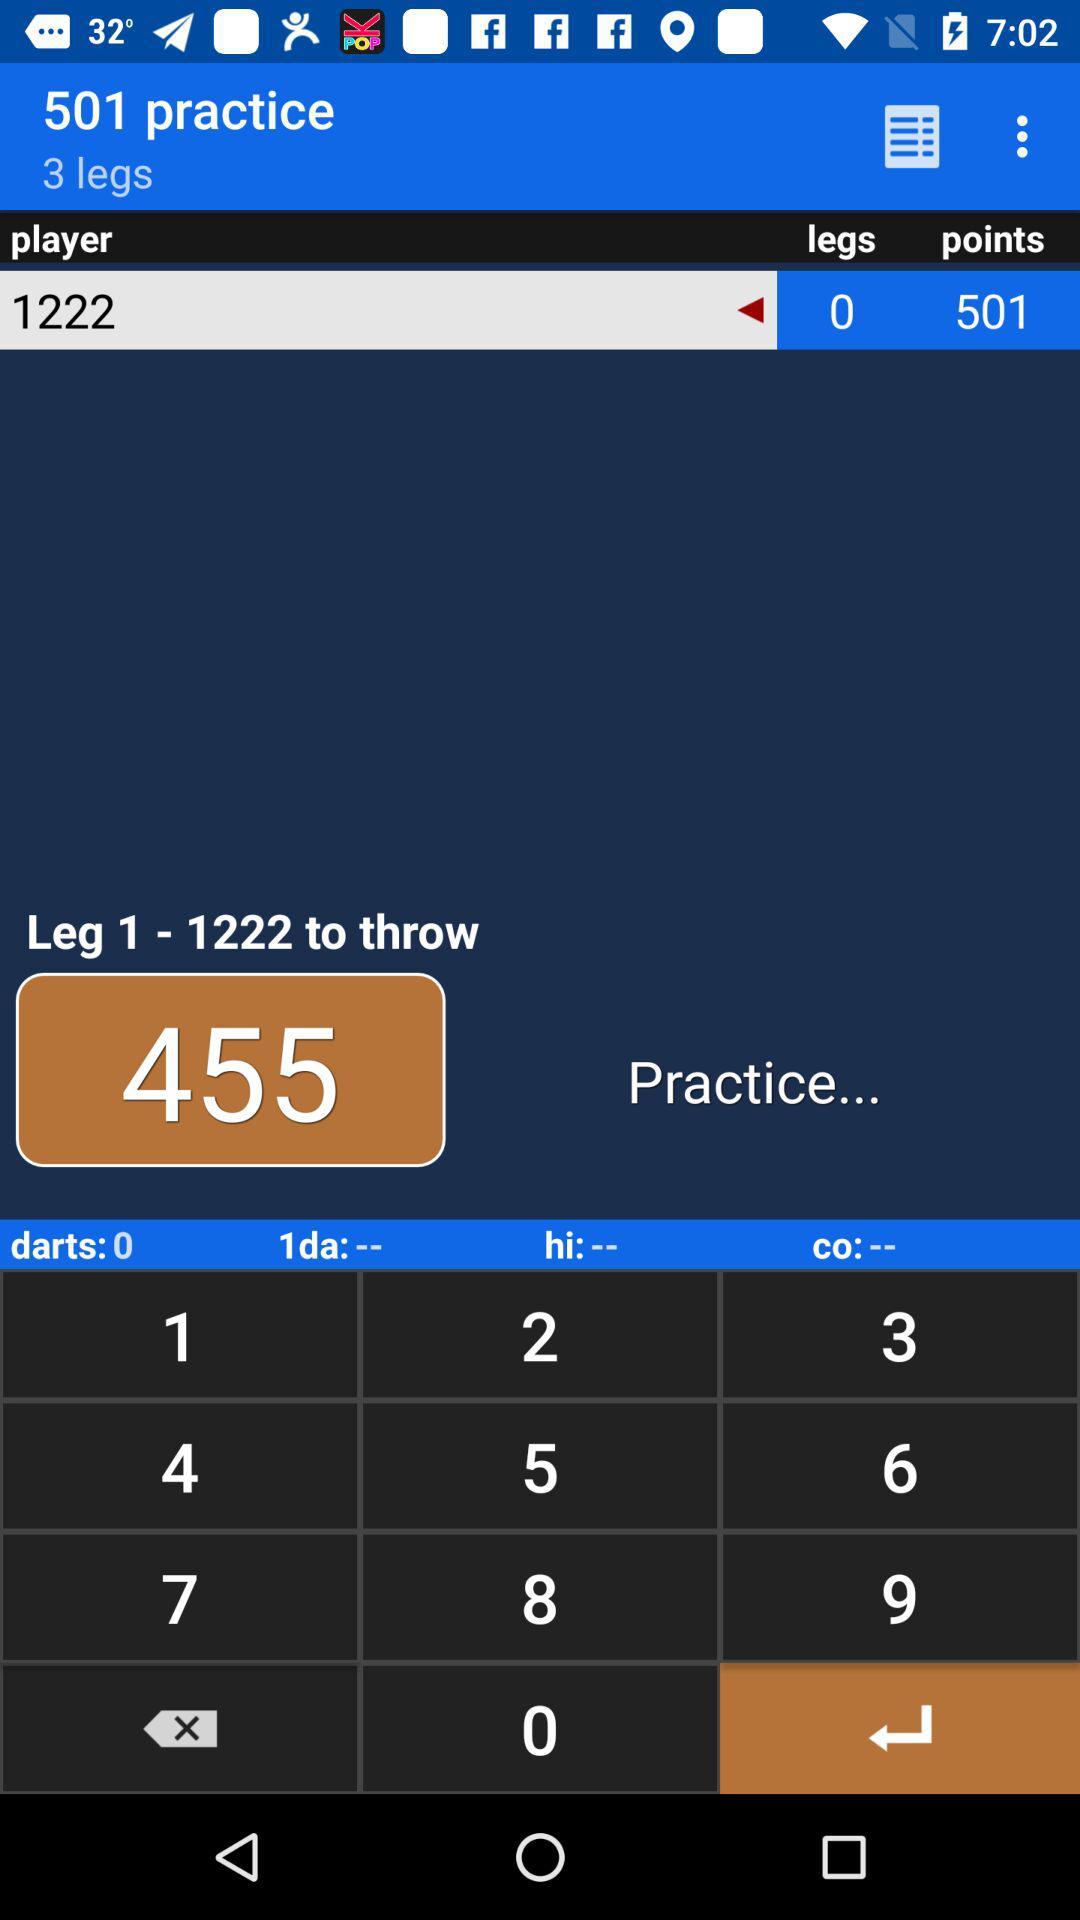 The width and height of the screenshot is (1080, 1920). What do you see at coordinates (540, 1334) in the screenshot?
I see `the button to the left of 3 icon` at bounding box center [540, 1334].